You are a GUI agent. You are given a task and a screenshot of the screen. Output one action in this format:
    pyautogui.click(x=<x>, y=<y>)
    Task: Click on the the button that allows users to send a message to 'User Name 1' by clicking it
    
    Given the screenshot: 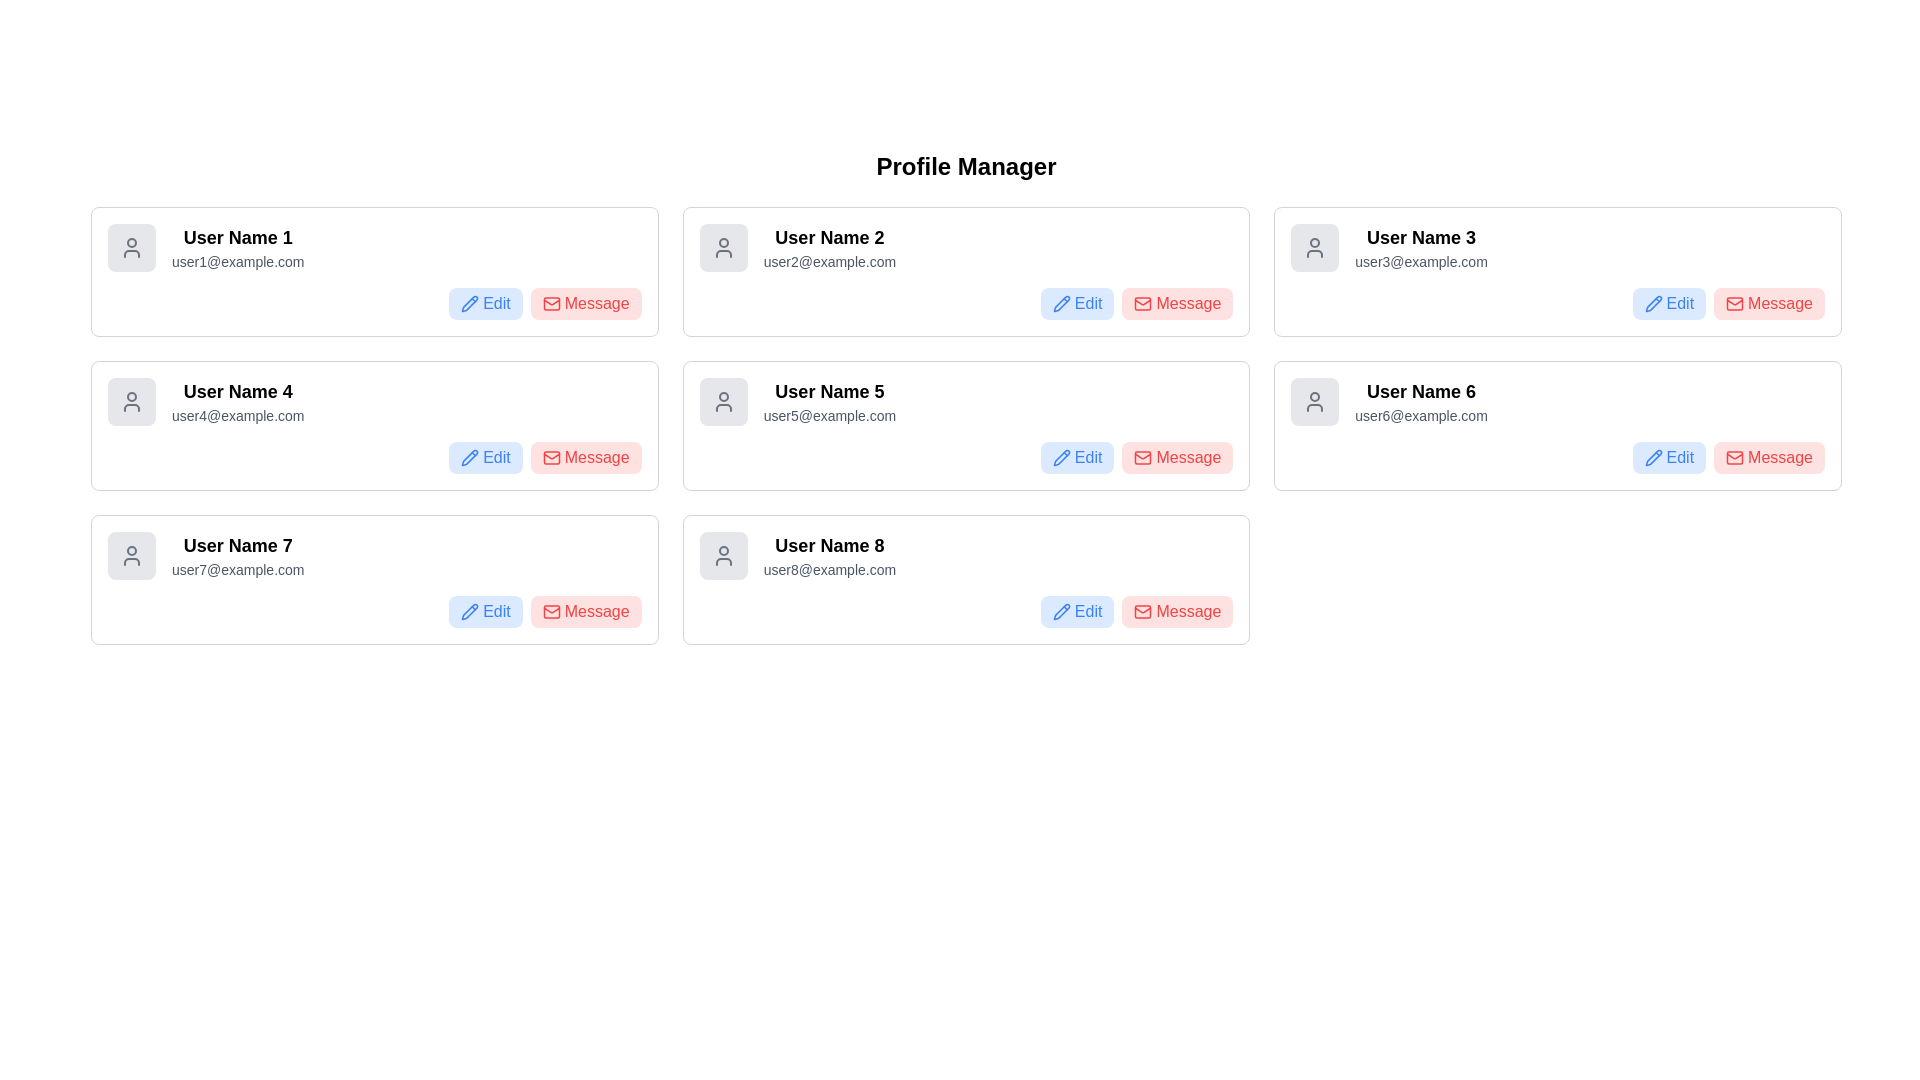 What is the action you would take?
    pyautogui.click(x=585, y=304)
    